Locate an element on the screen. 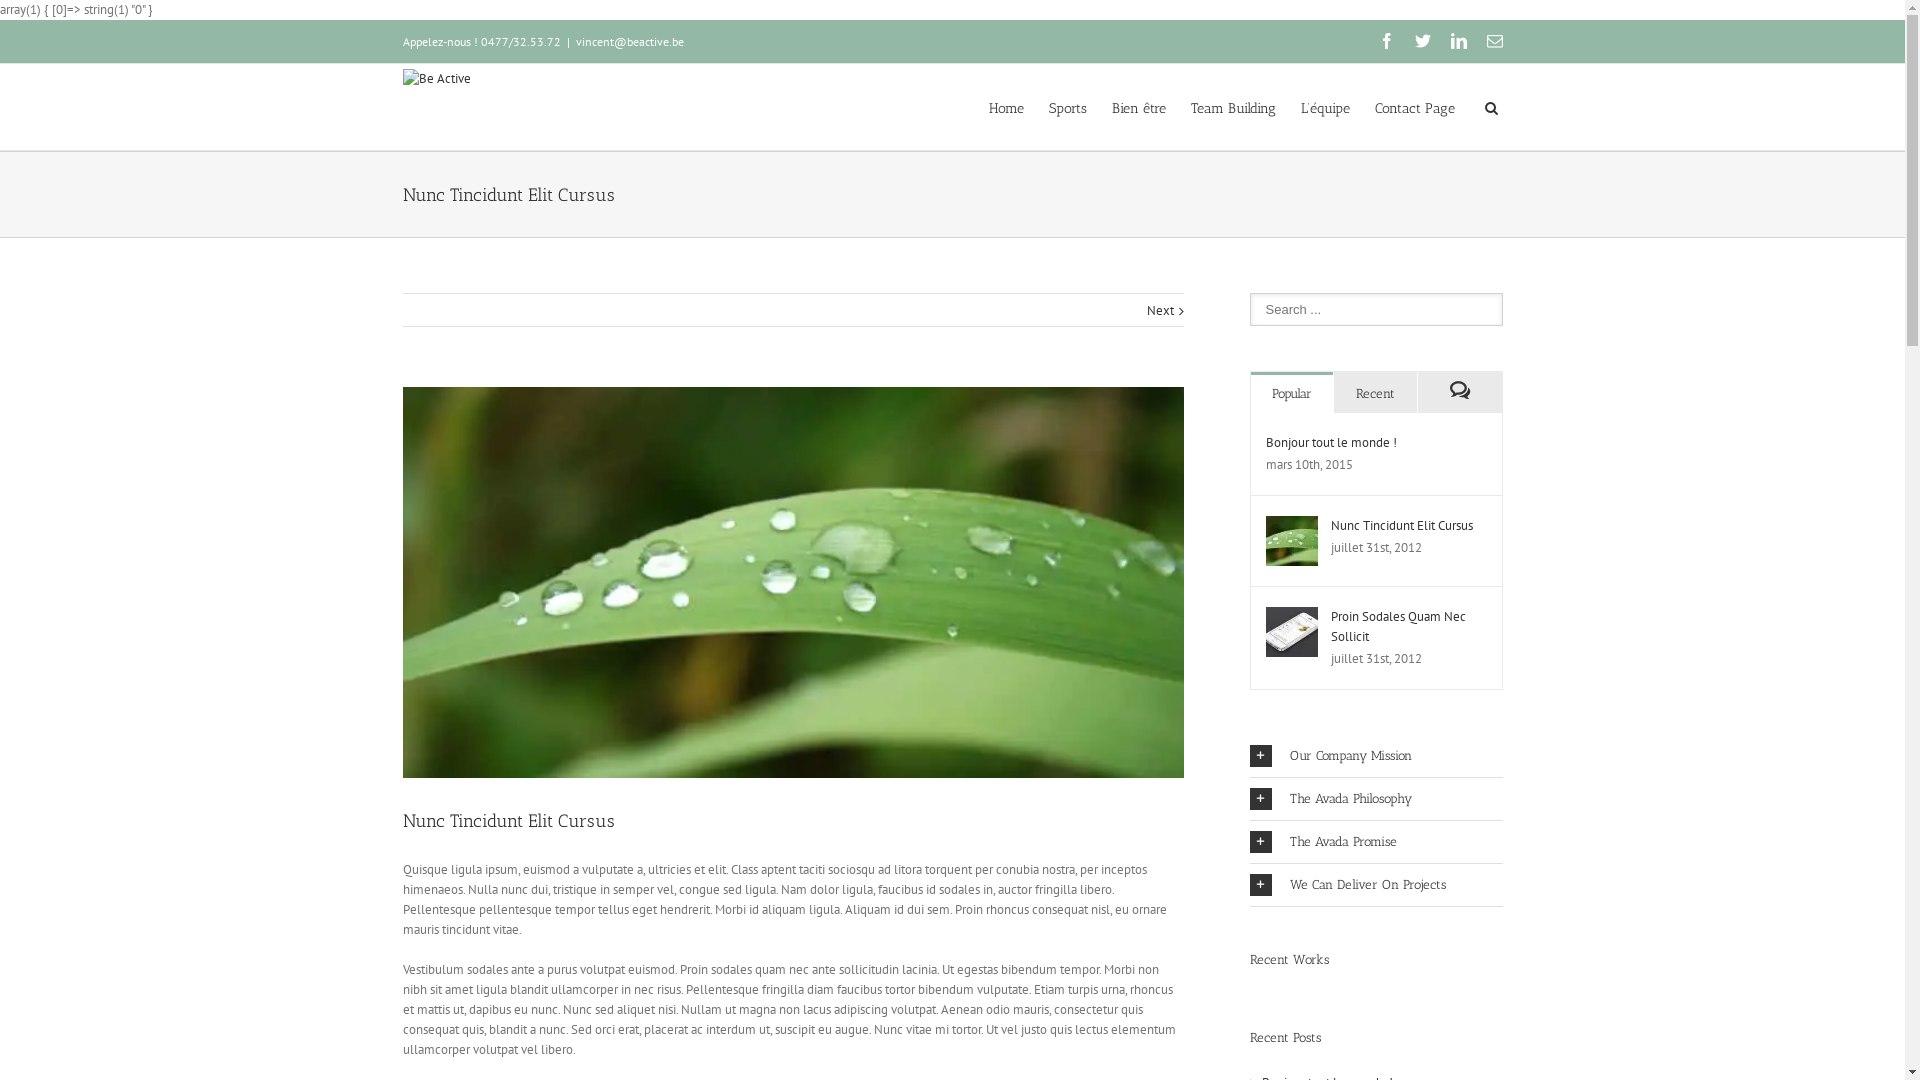 The image size is (1920, 1080). 'Contact Page' is located at coordinates (1413, 107).